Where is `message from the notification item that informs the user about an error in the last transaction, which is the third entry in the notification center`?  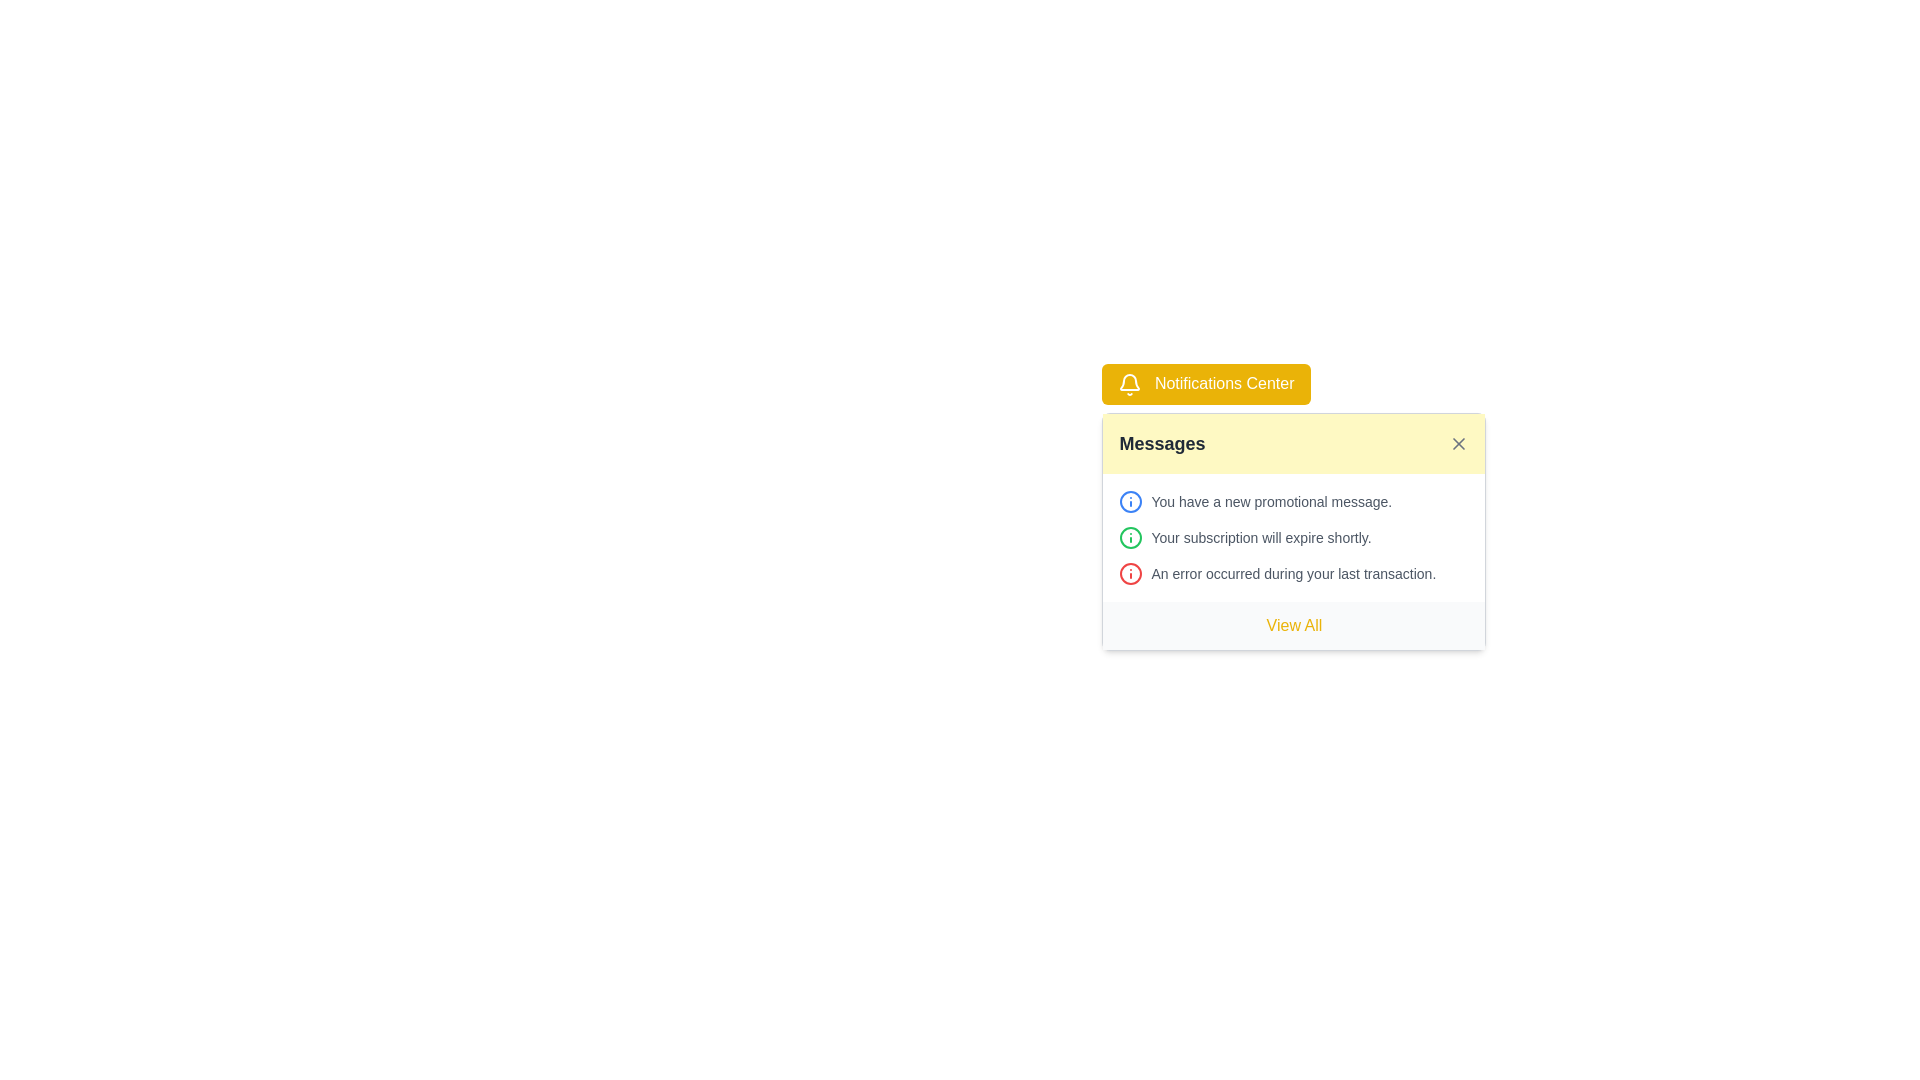
message from the notification item that informs the user about an error in the last transaction, which is the third entry in the notification center is located at coordinates (1294, 573).